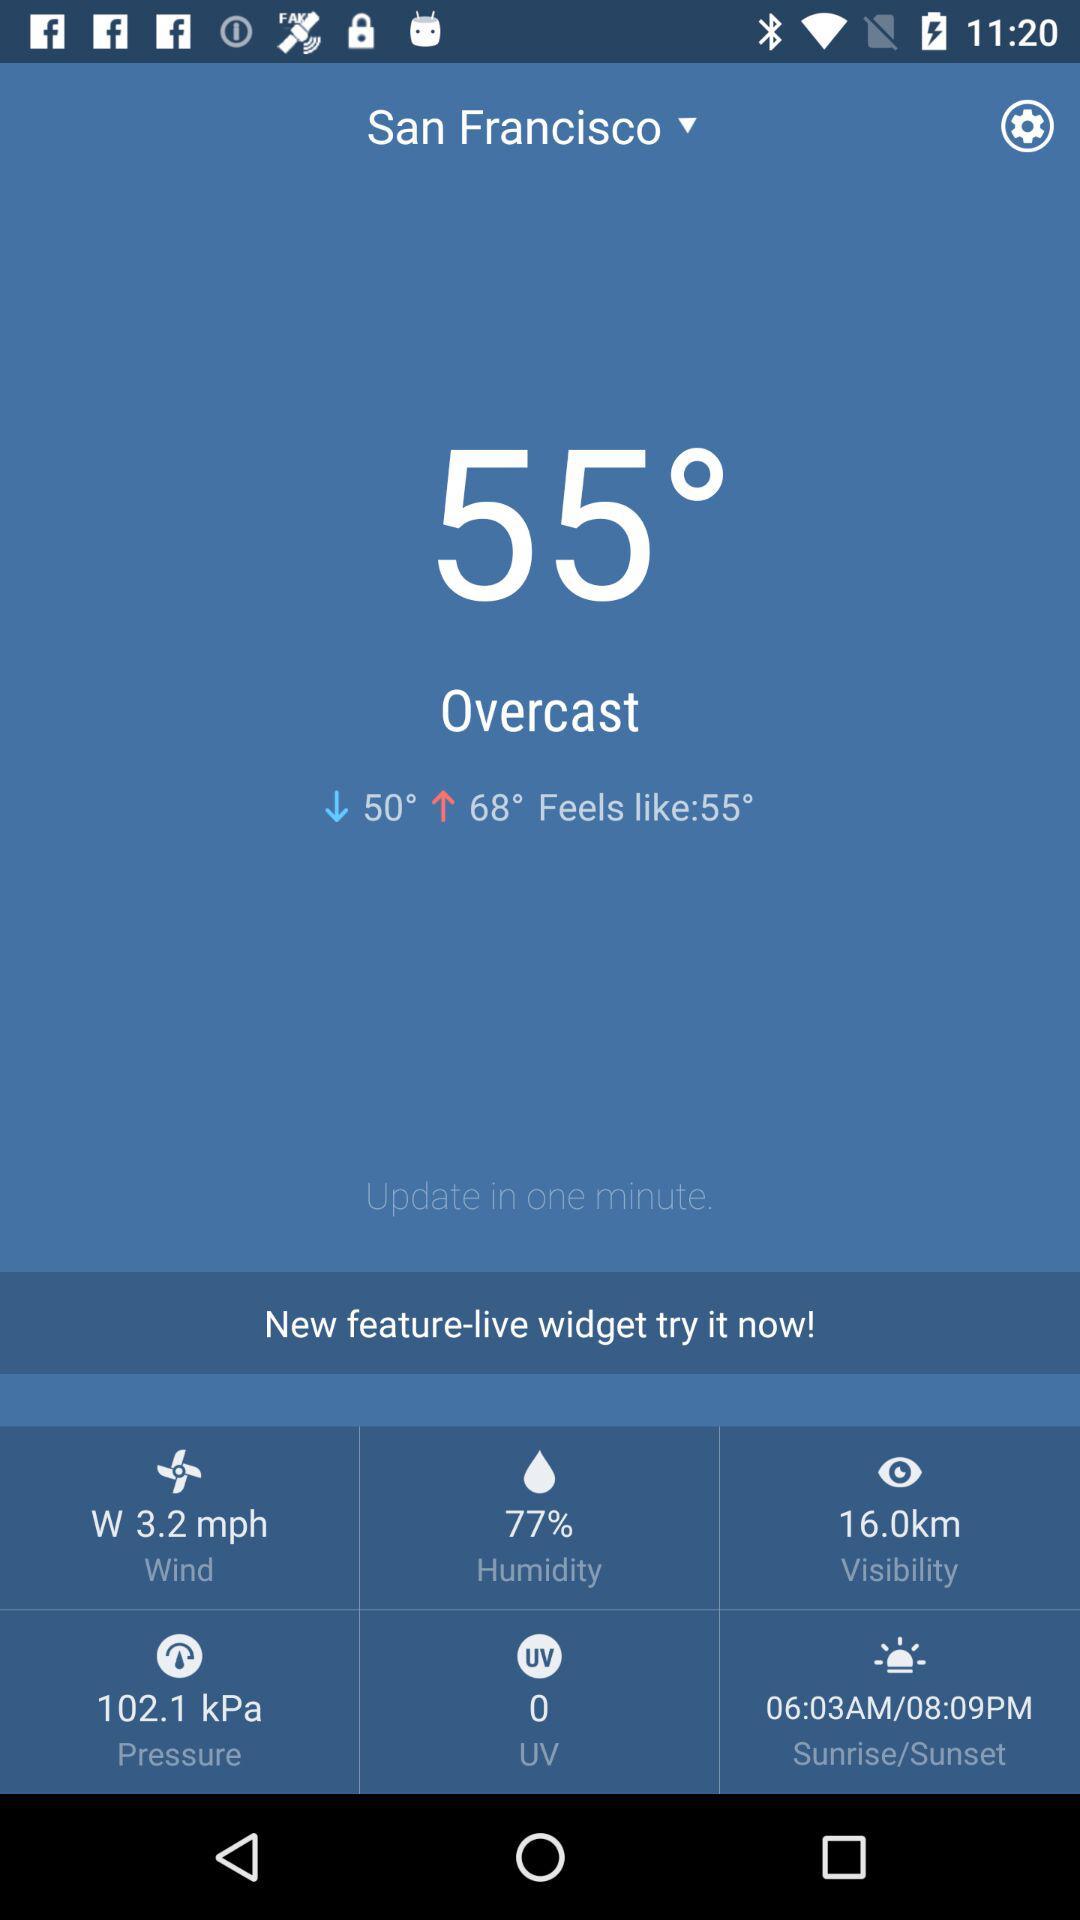 This screenshot has width=1080, height=1920. Describe the element at coordinates (1027, 124) in the screenshot. I see `the settings icon` at that location.